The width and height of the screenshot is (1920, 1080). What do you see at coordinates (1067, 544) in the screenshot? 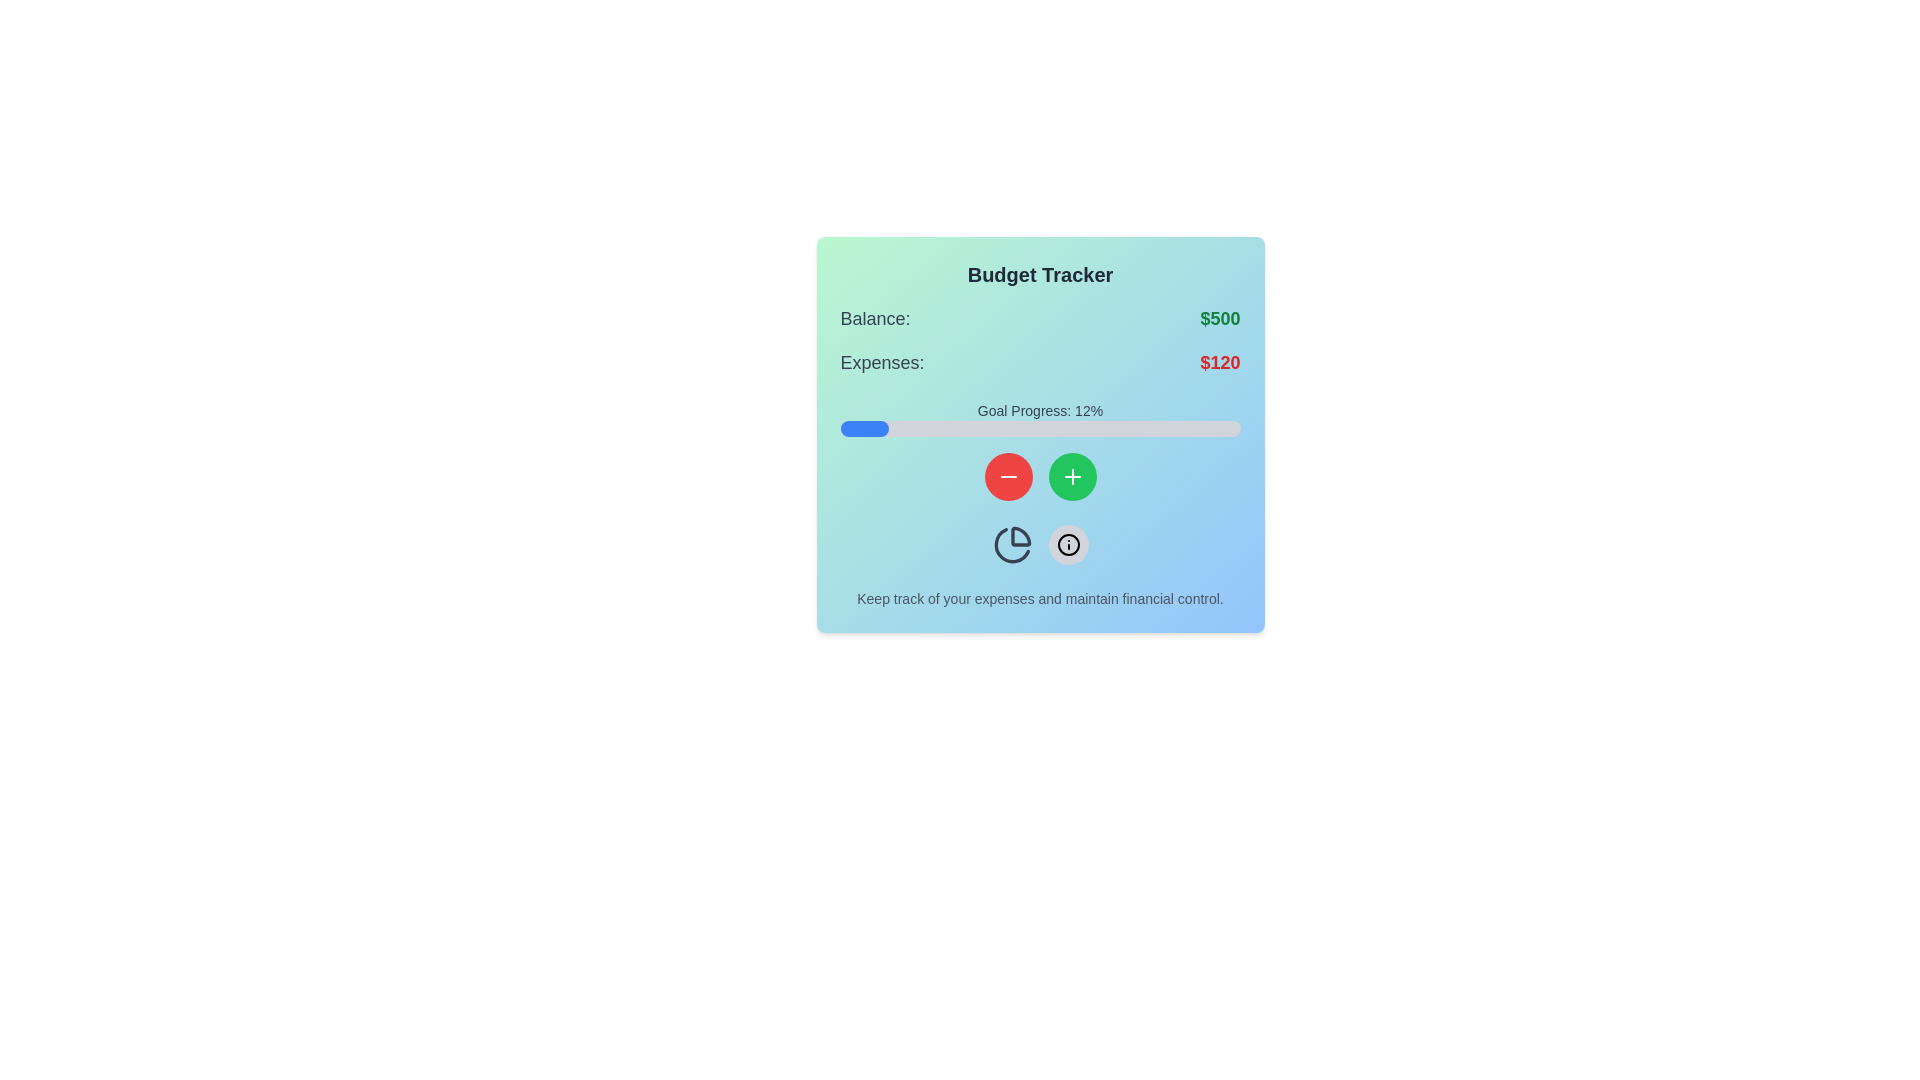
I see `the circular icon button with a gray background and a darker stroke` at bounding box center [1067, 544].